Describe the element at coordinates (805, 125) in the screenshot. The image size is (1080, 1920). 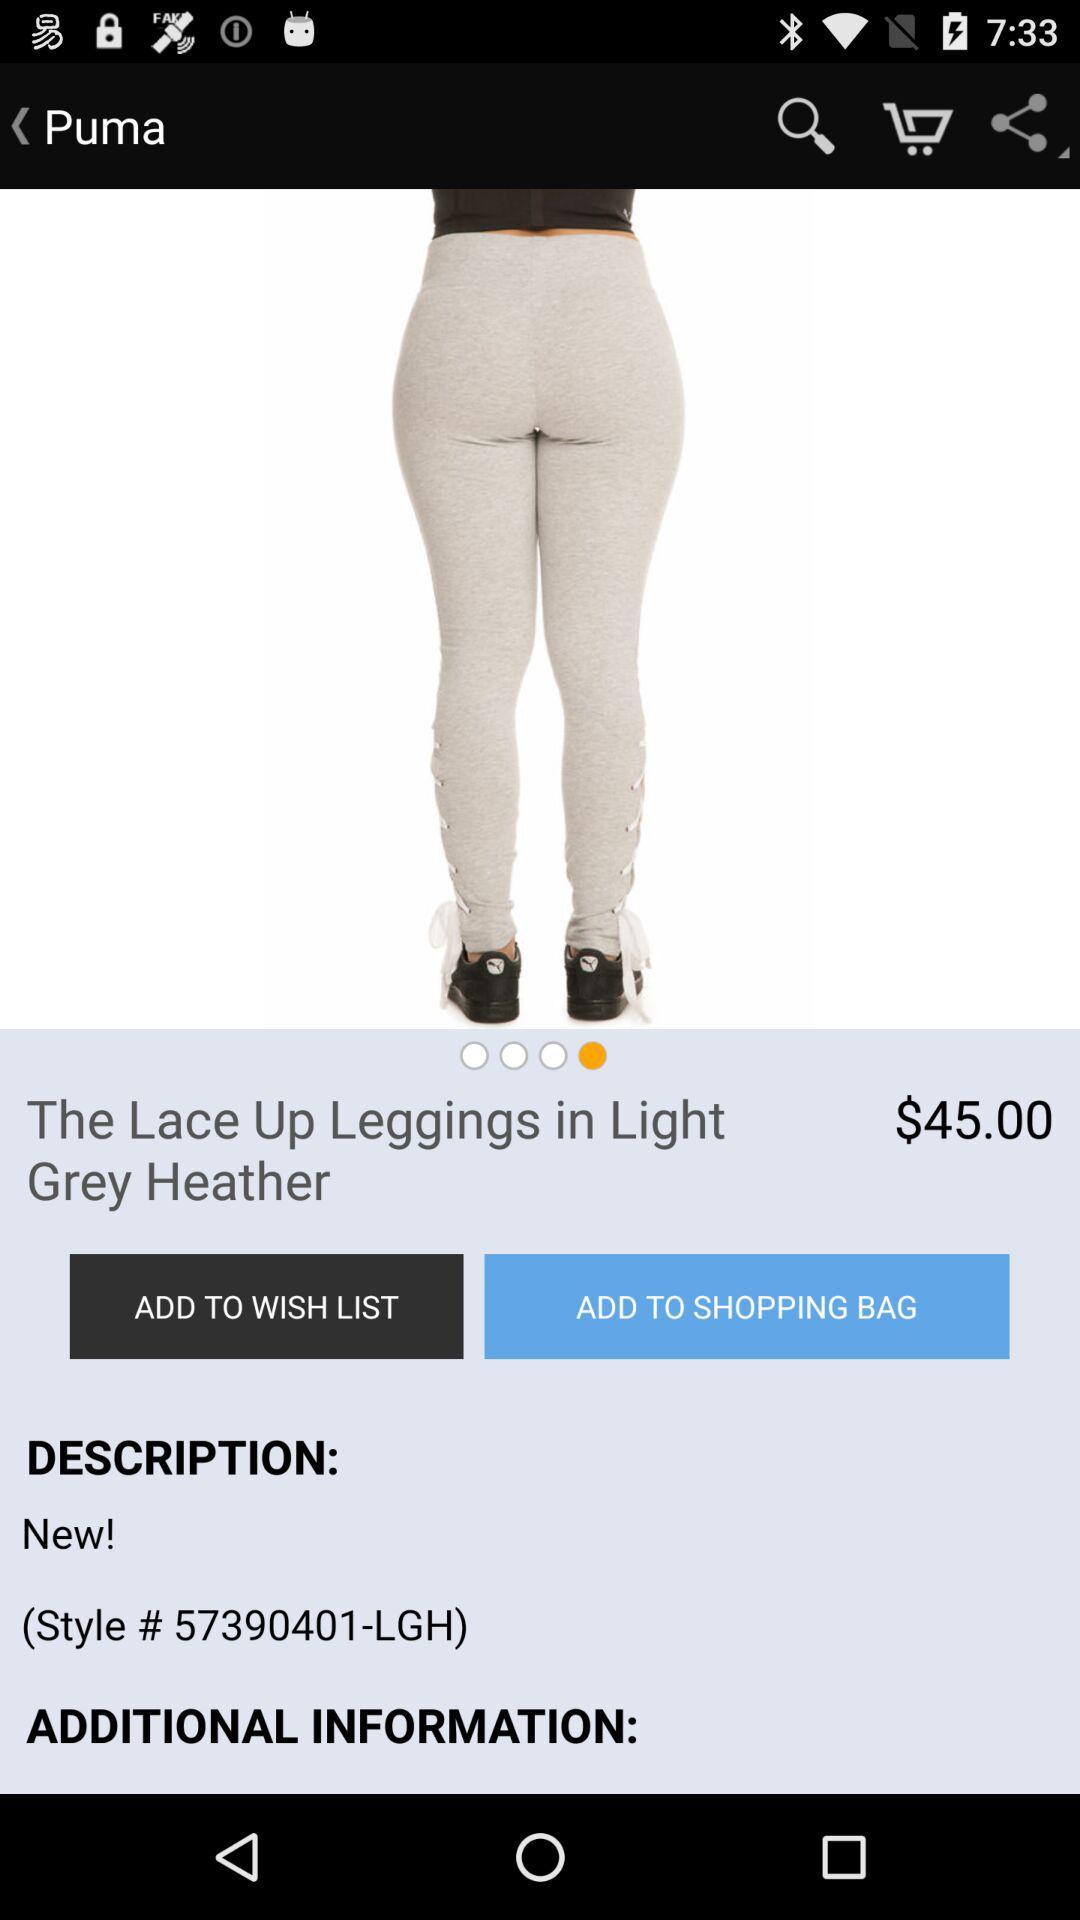
I see `the first icon which is right to the text puma` at that location.